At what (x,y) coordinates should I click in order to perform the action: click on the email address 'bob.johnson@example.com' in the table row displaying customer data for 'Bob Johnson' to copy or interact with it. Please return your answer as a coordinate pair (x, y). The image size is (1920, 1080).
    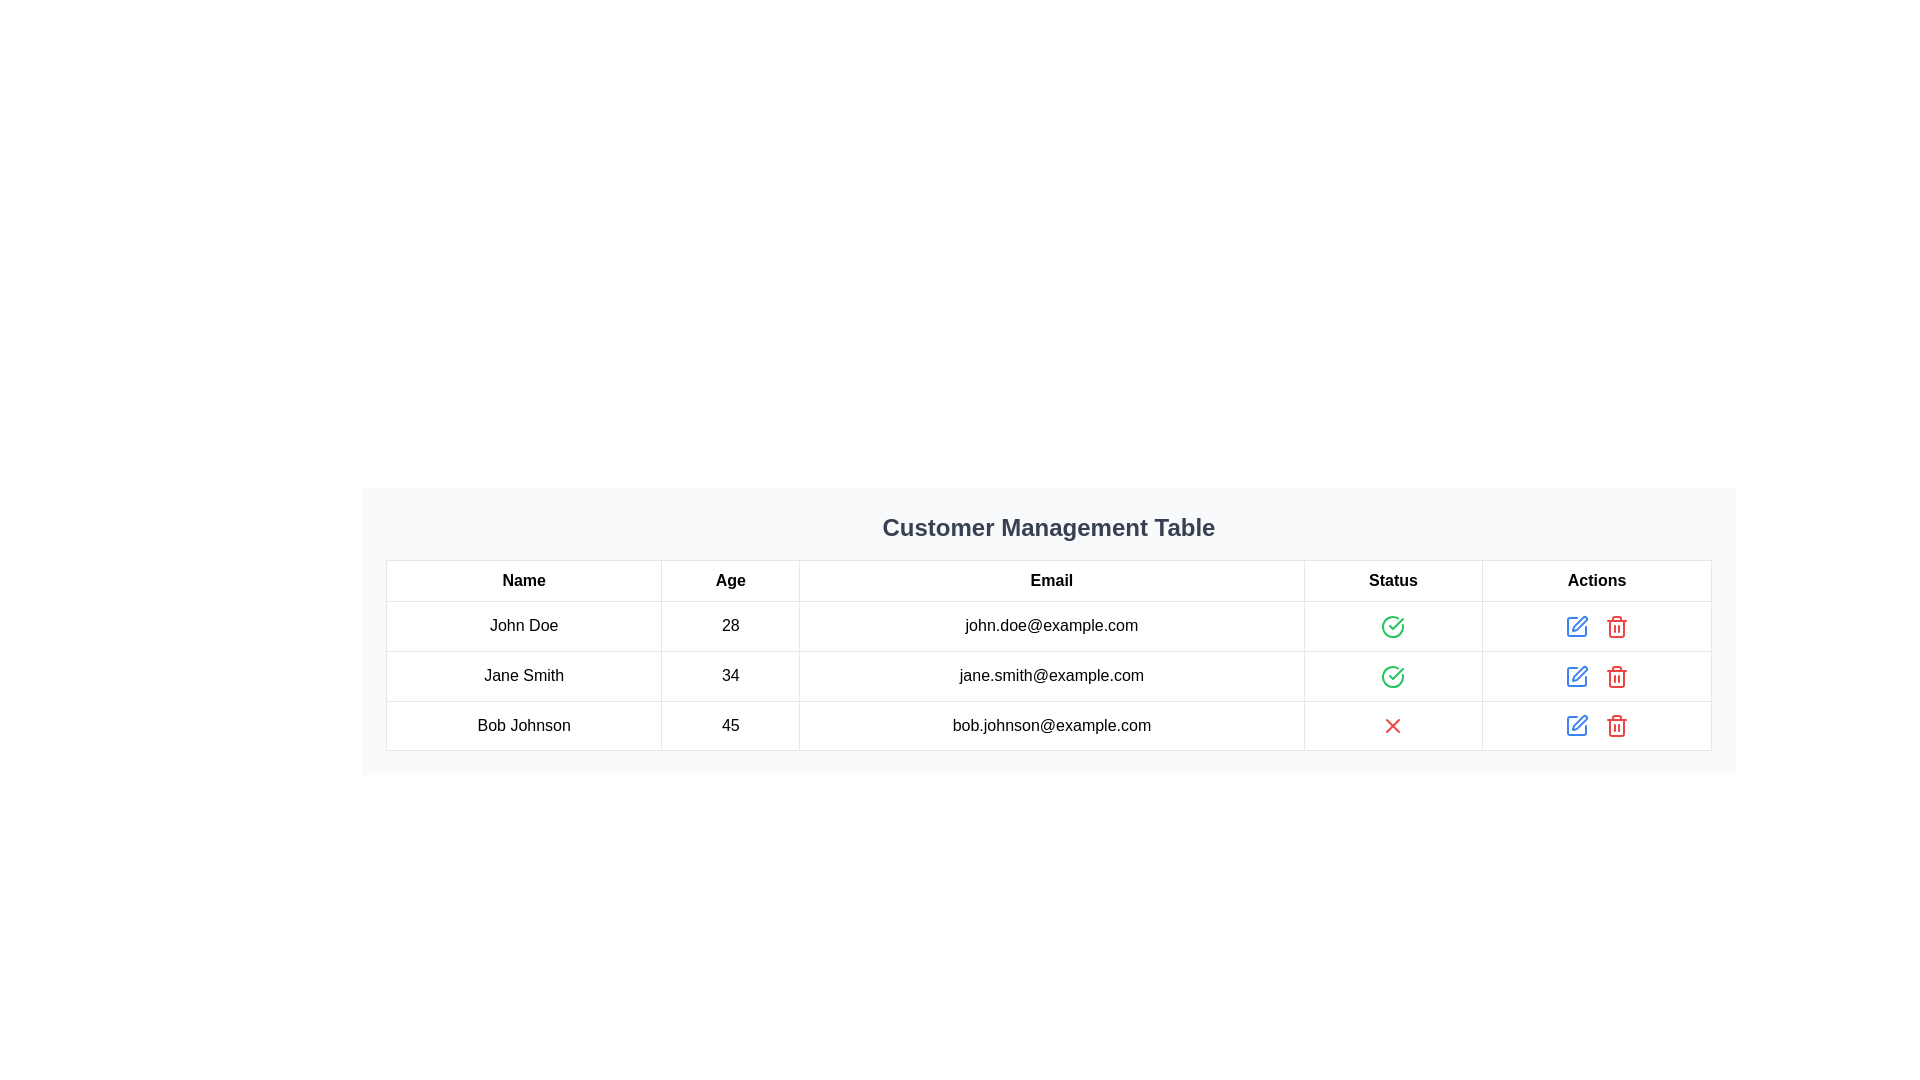
    Looking at the image, I should click on (1048, 725).